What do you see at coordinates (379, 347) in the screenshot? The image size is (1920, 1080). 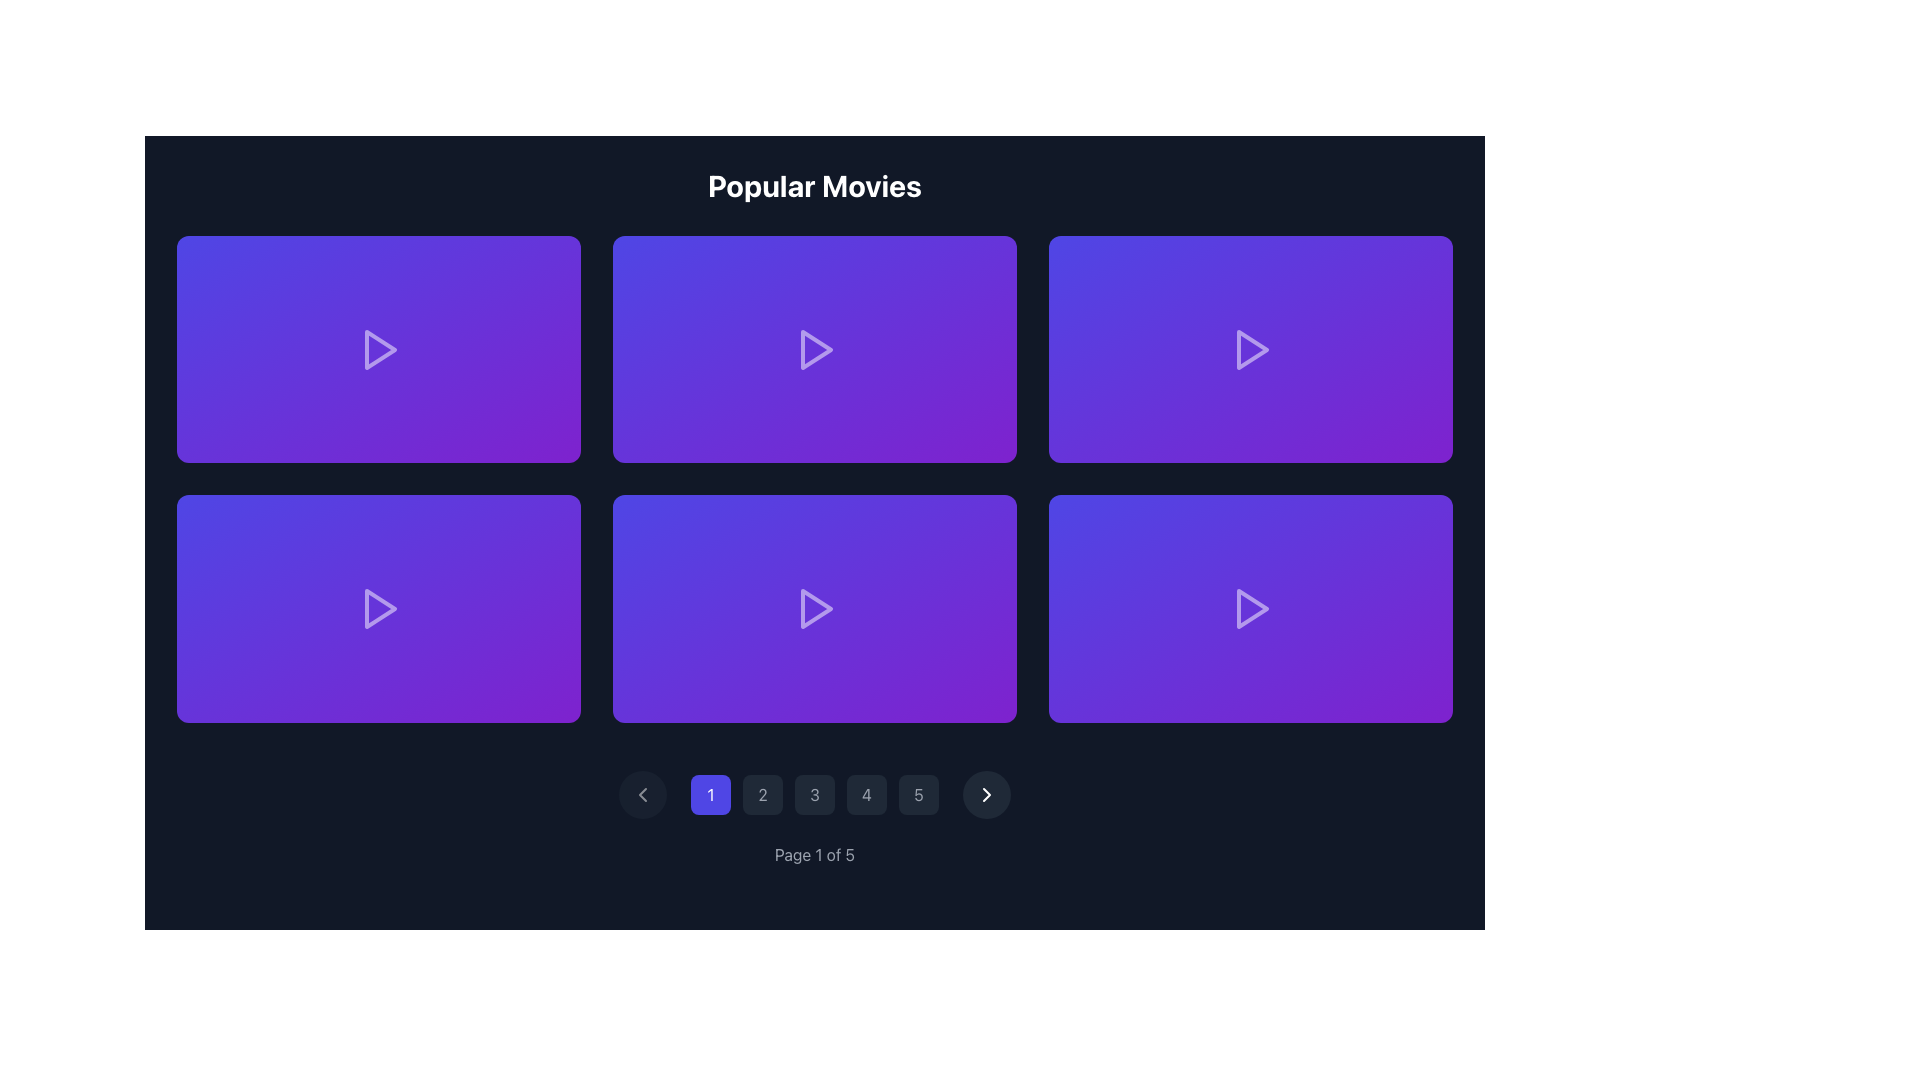 I see `the play icon on the media thumbnail in the top-left corner of the grid layout` at bounding box center [379, 347].